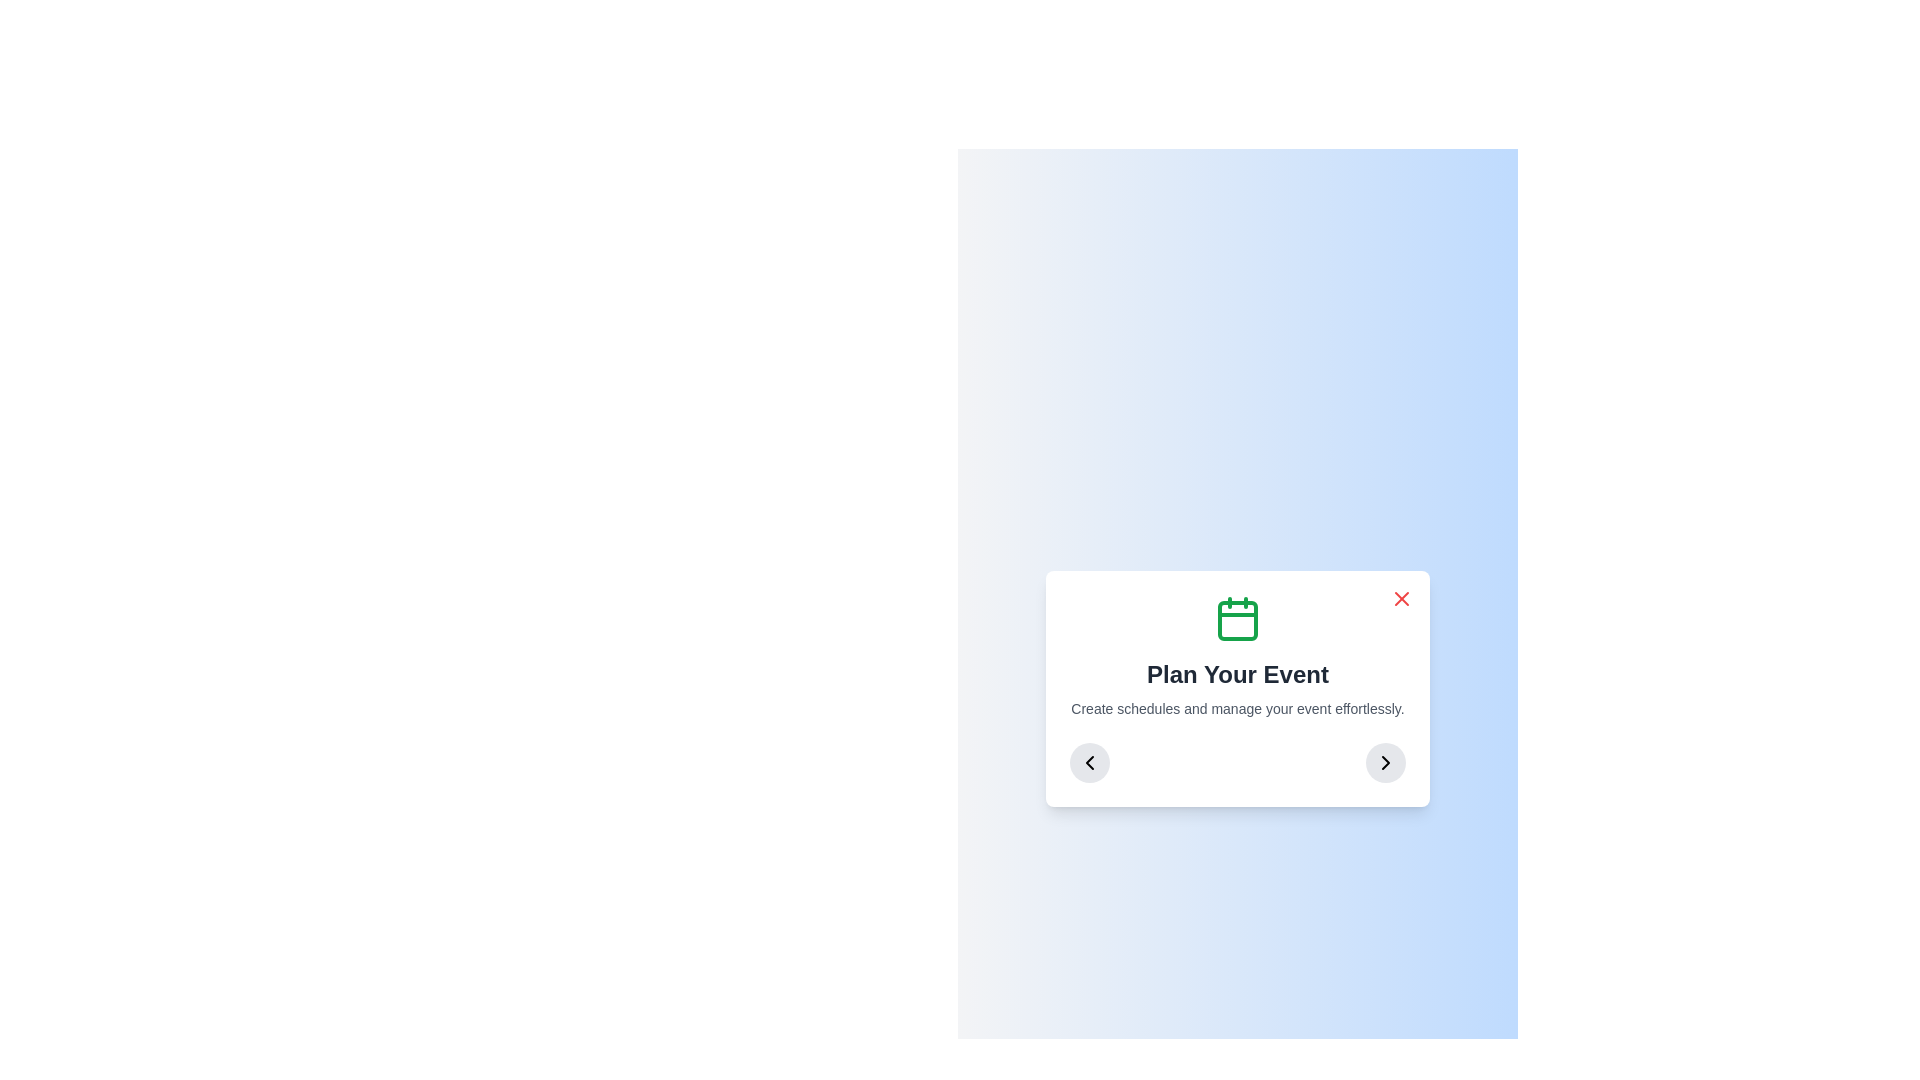 This screenshot has width=1920, height=1080. I want to click on the left-pointing chevron icon within the circular button located near the bottom left corner of the white card layout, so click(1088, 763).